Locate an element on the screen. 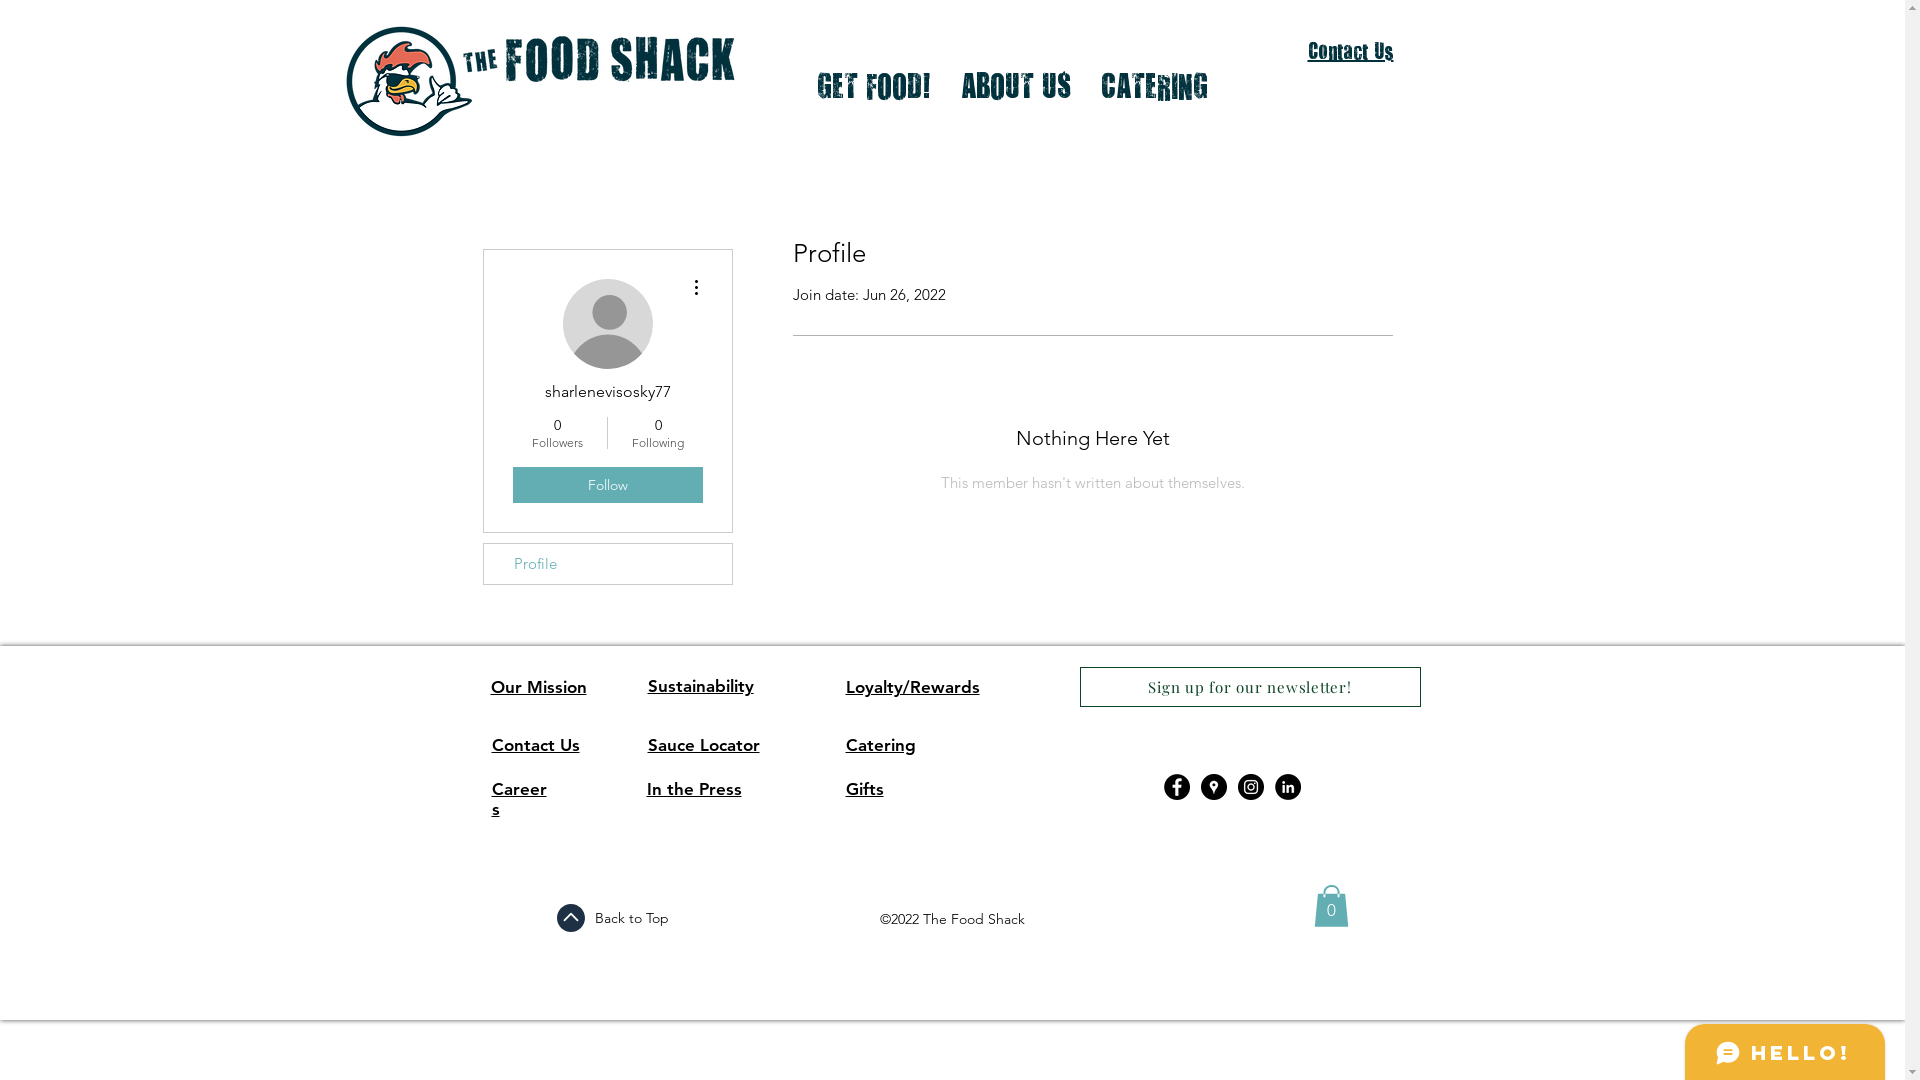  'Loyalty/Rewards' is located at coordinates (911, 685).